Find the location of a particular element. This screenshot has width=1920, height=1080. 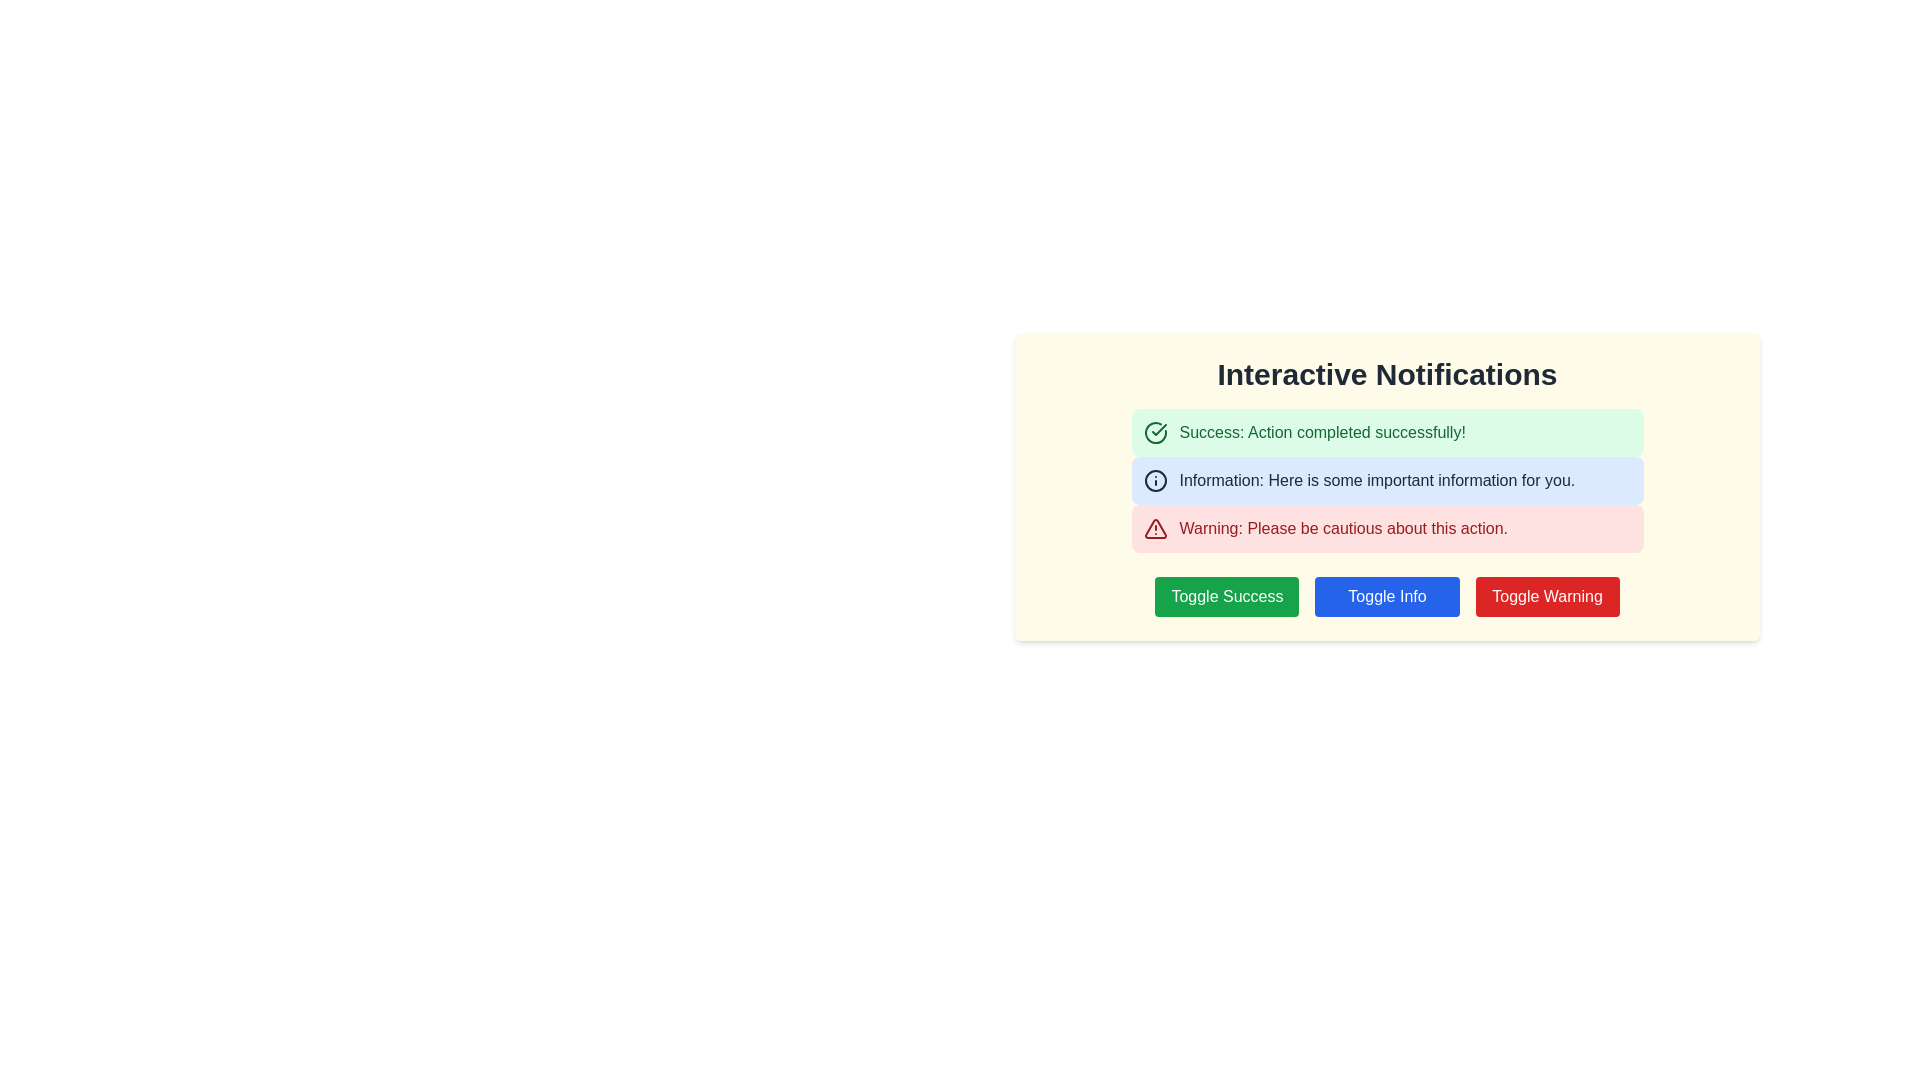

the success status icon located at the top-left corner of the notification card, adjacent to the success message text is located at coordinates (1158, 428).